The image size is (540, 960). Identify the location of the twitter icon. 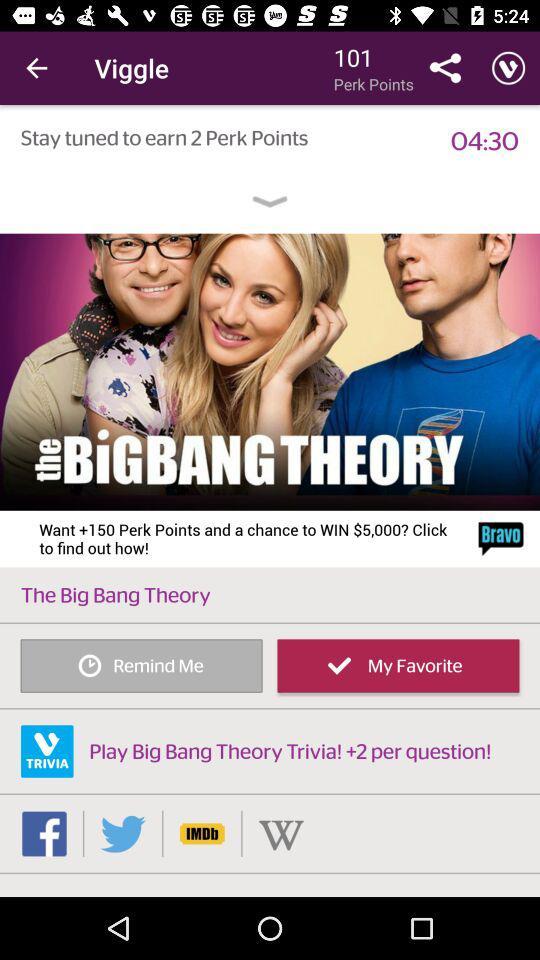
(123, 833).